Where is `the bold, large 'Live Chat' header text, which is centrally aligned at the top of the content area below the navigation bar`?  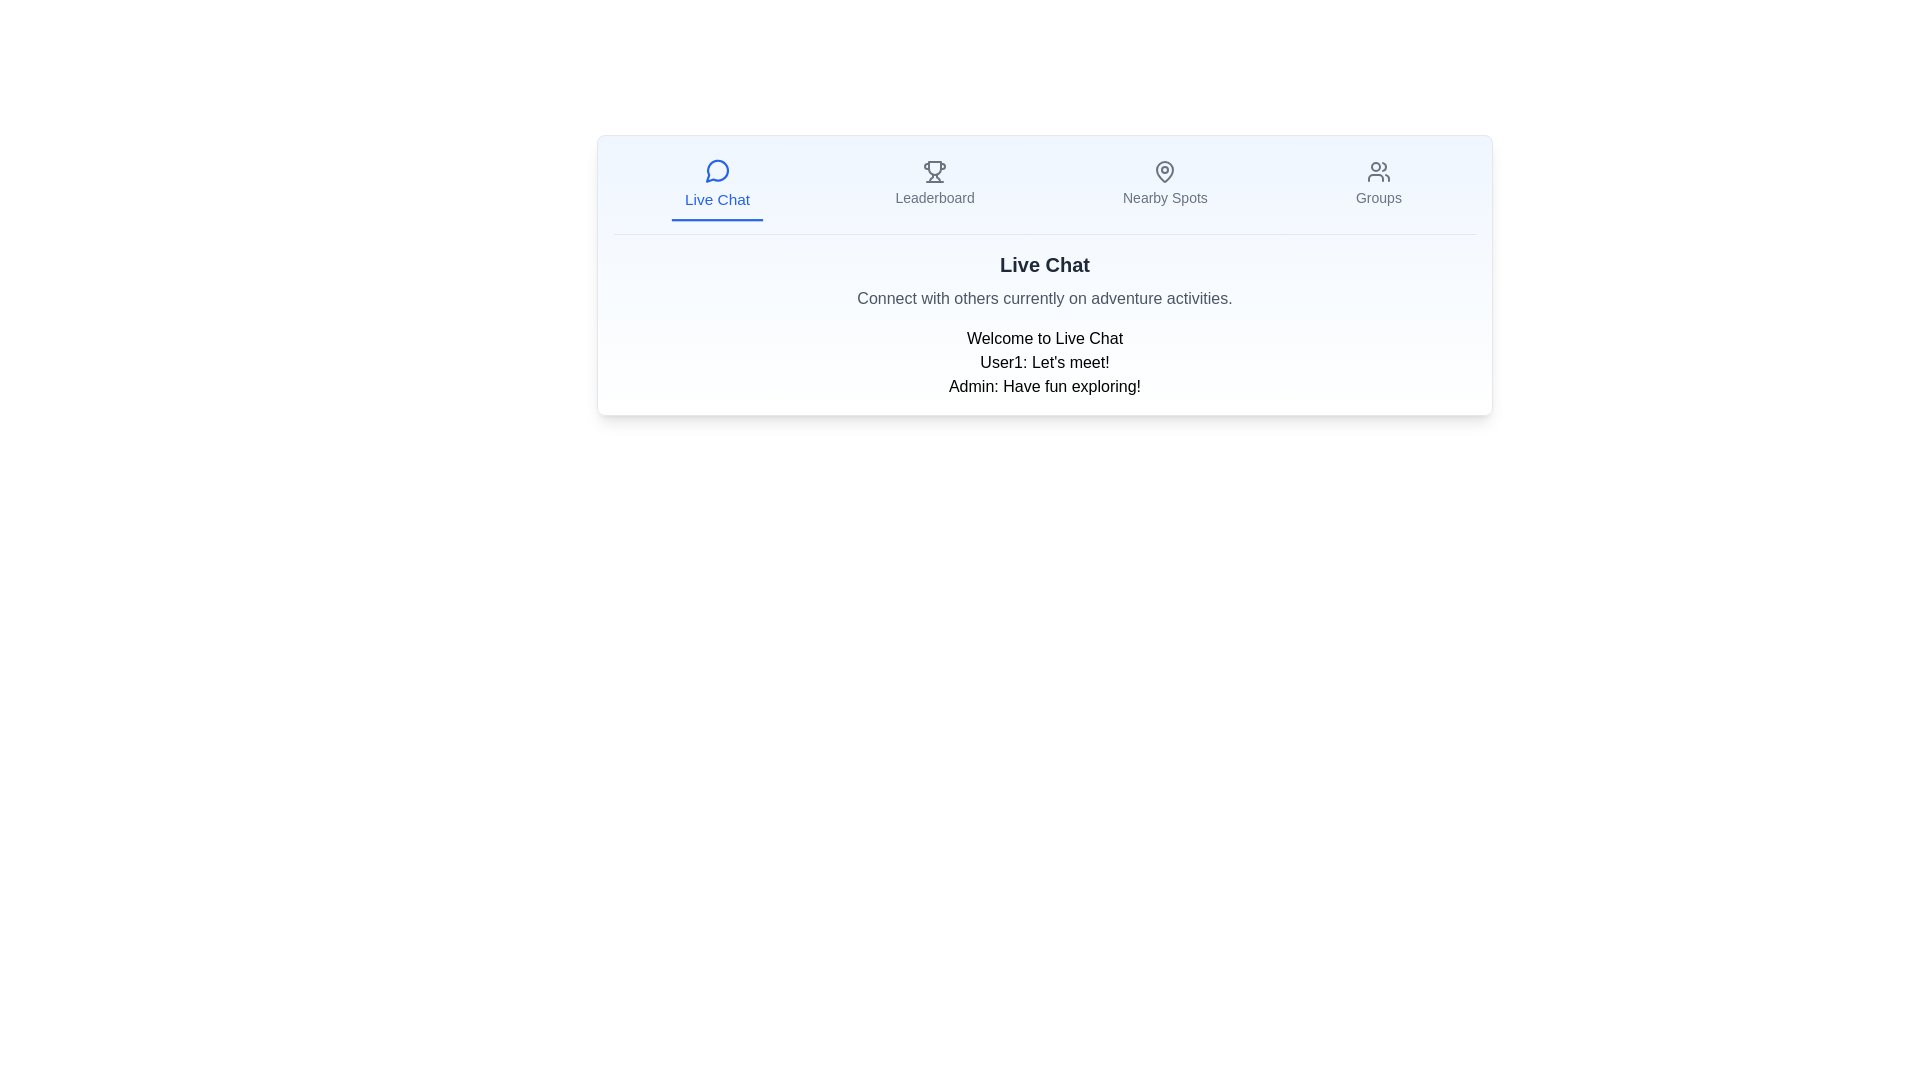
the bold, large 'Live Chat' header text, which is centrally aligned at the top of the content area below the navigation bar is located at coordinates (1044, 264).